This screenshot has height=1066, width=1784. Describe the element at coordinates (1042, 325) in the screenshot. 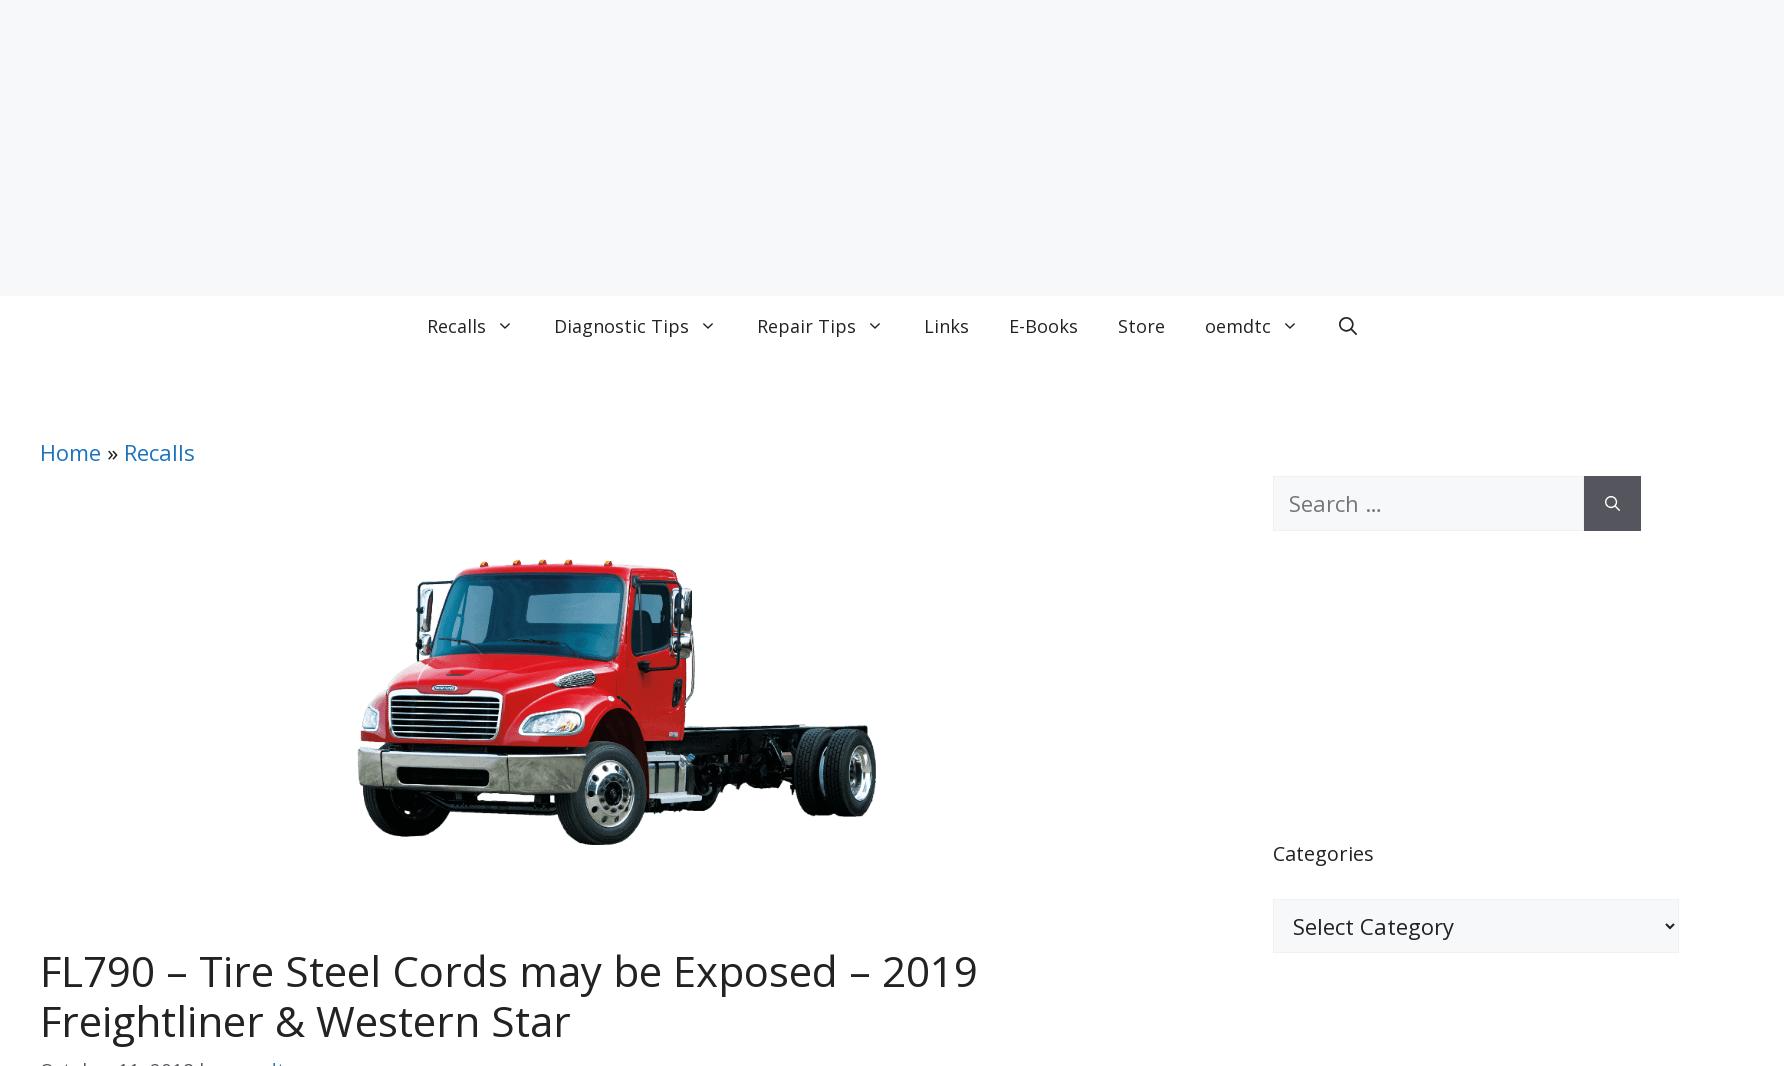

I see `'E-Books'` at that location.